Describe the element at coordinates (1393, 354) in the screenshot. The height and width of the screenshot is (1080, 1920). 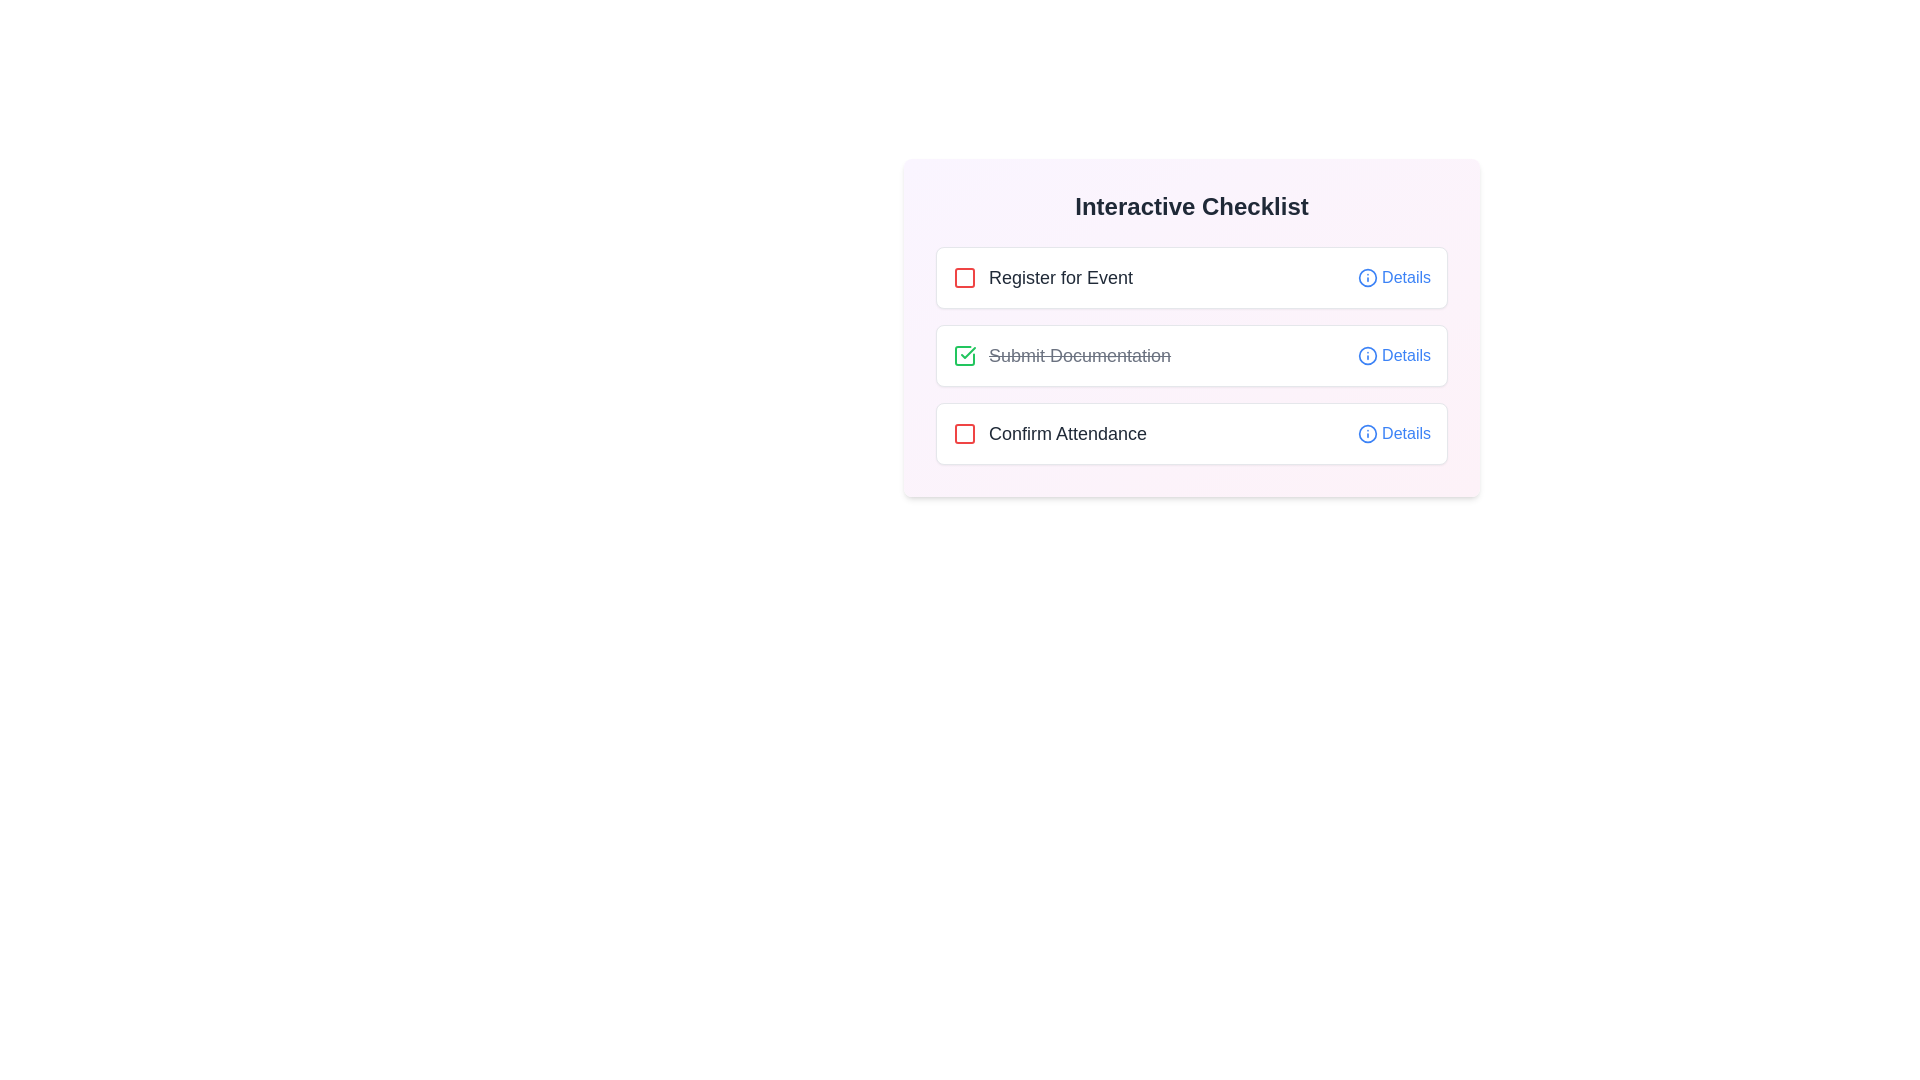
I see `the clickable text with an icon associated with the 'Submit Documentation' task in the Interactive Checklist` at that location.